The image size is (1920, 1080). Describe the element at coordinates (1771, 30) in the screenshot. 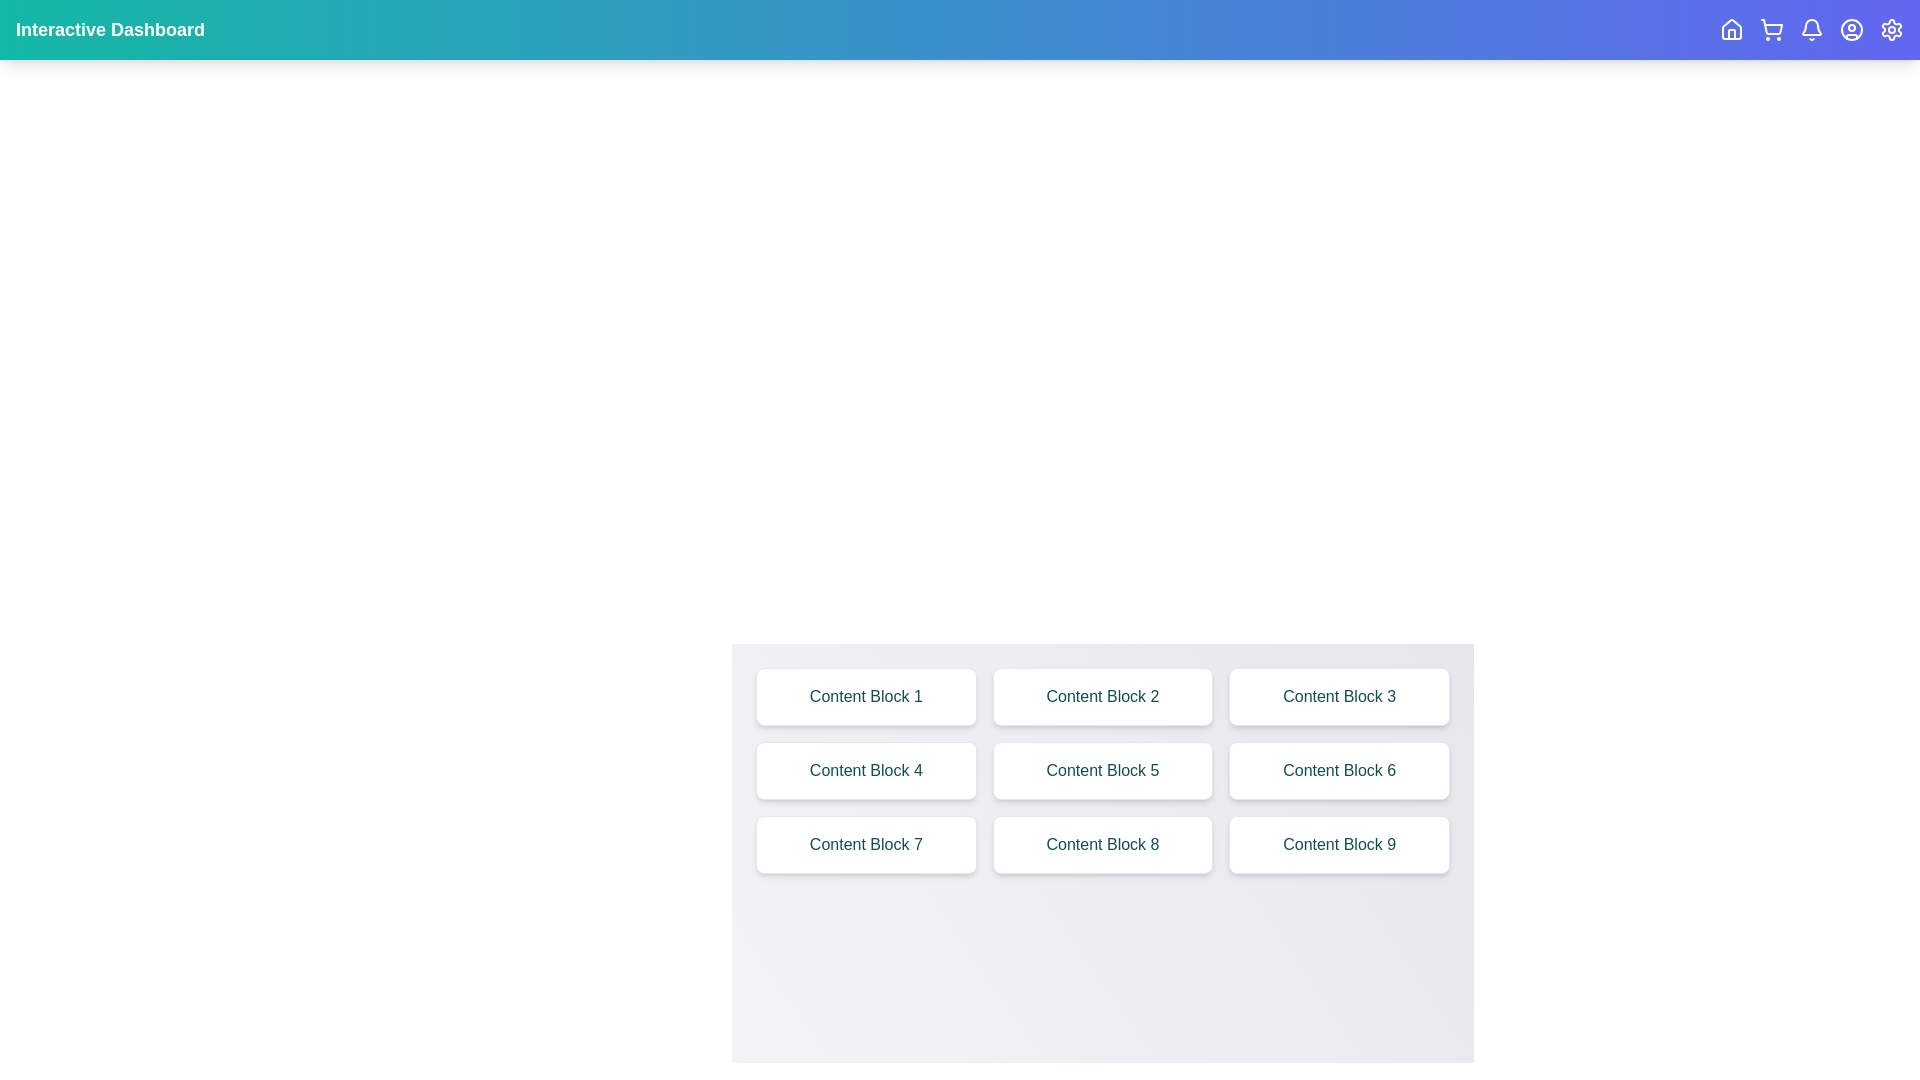

I see `the interactive icon corresponding to ShoppingCart` at that location.